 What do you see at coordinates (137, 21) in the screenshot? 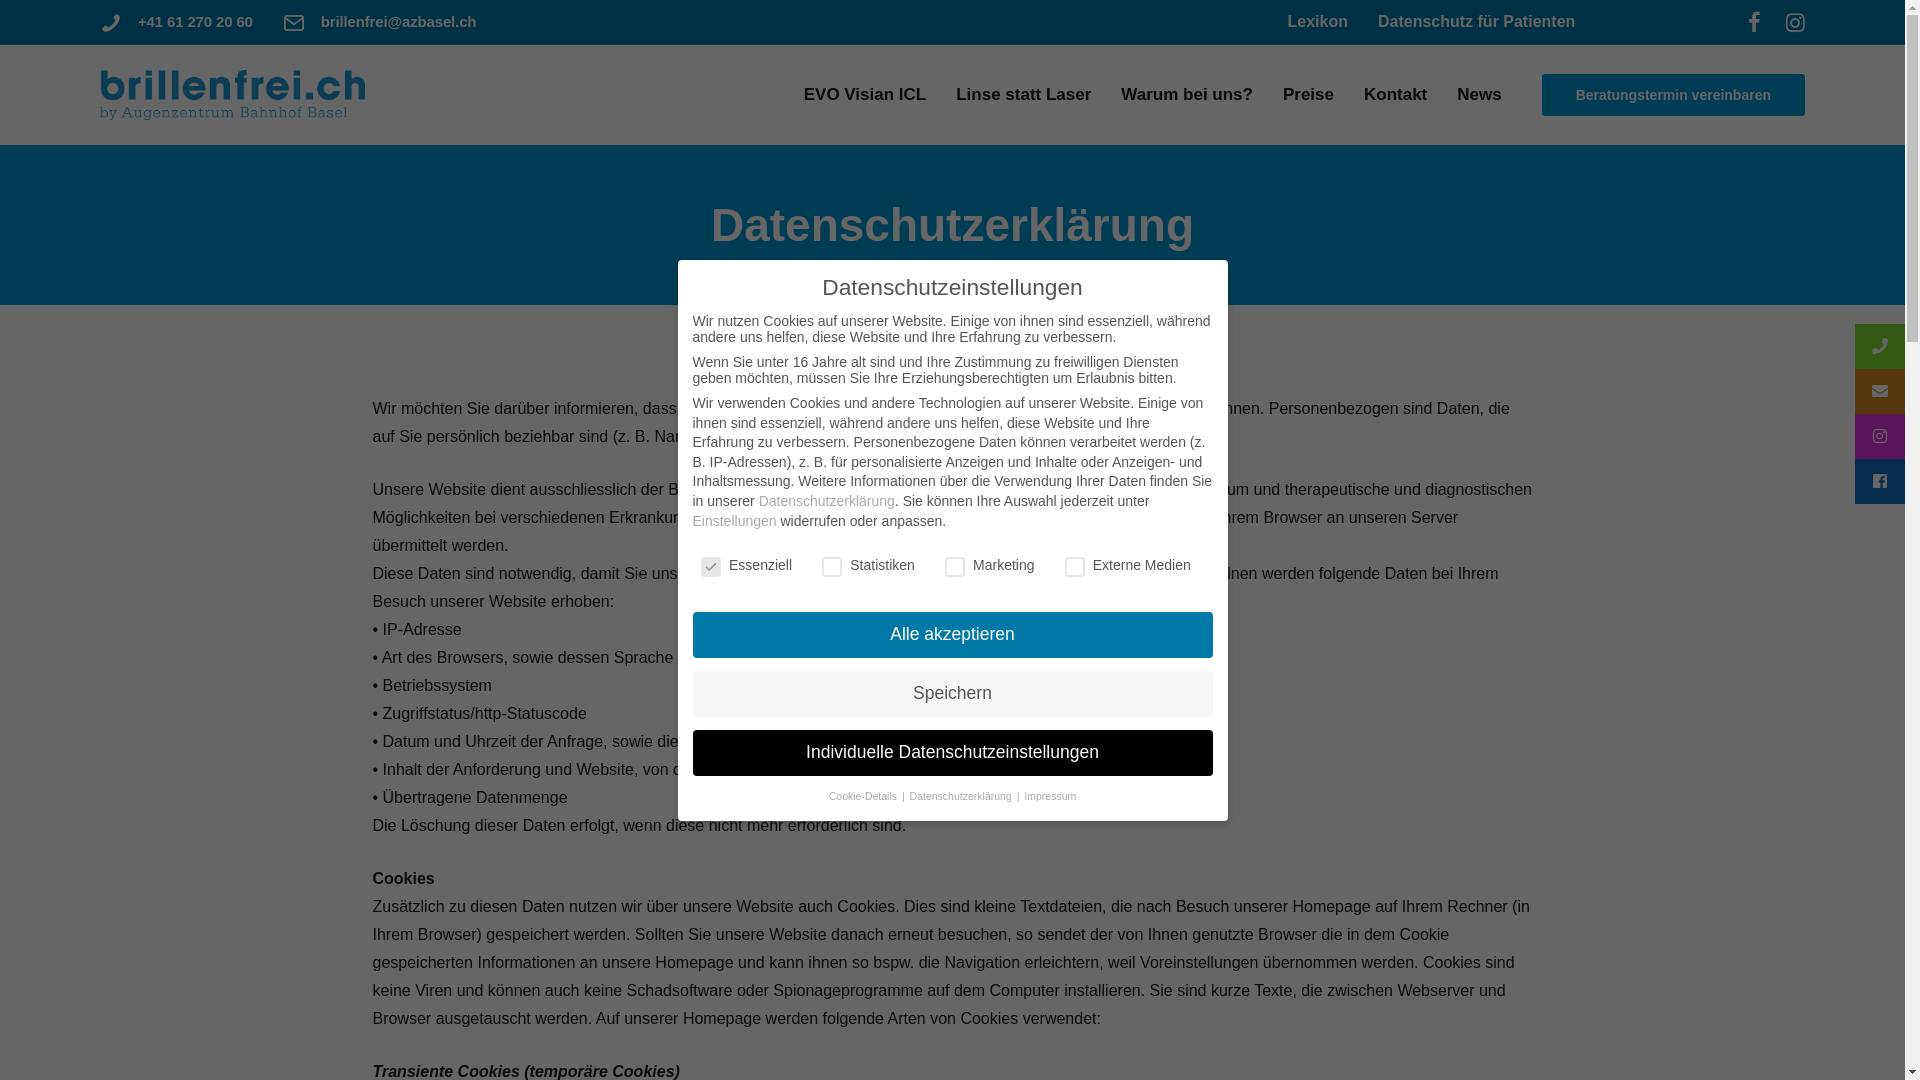
I see `'+41 61 270 20 60'` at bounding box center [137, 21].